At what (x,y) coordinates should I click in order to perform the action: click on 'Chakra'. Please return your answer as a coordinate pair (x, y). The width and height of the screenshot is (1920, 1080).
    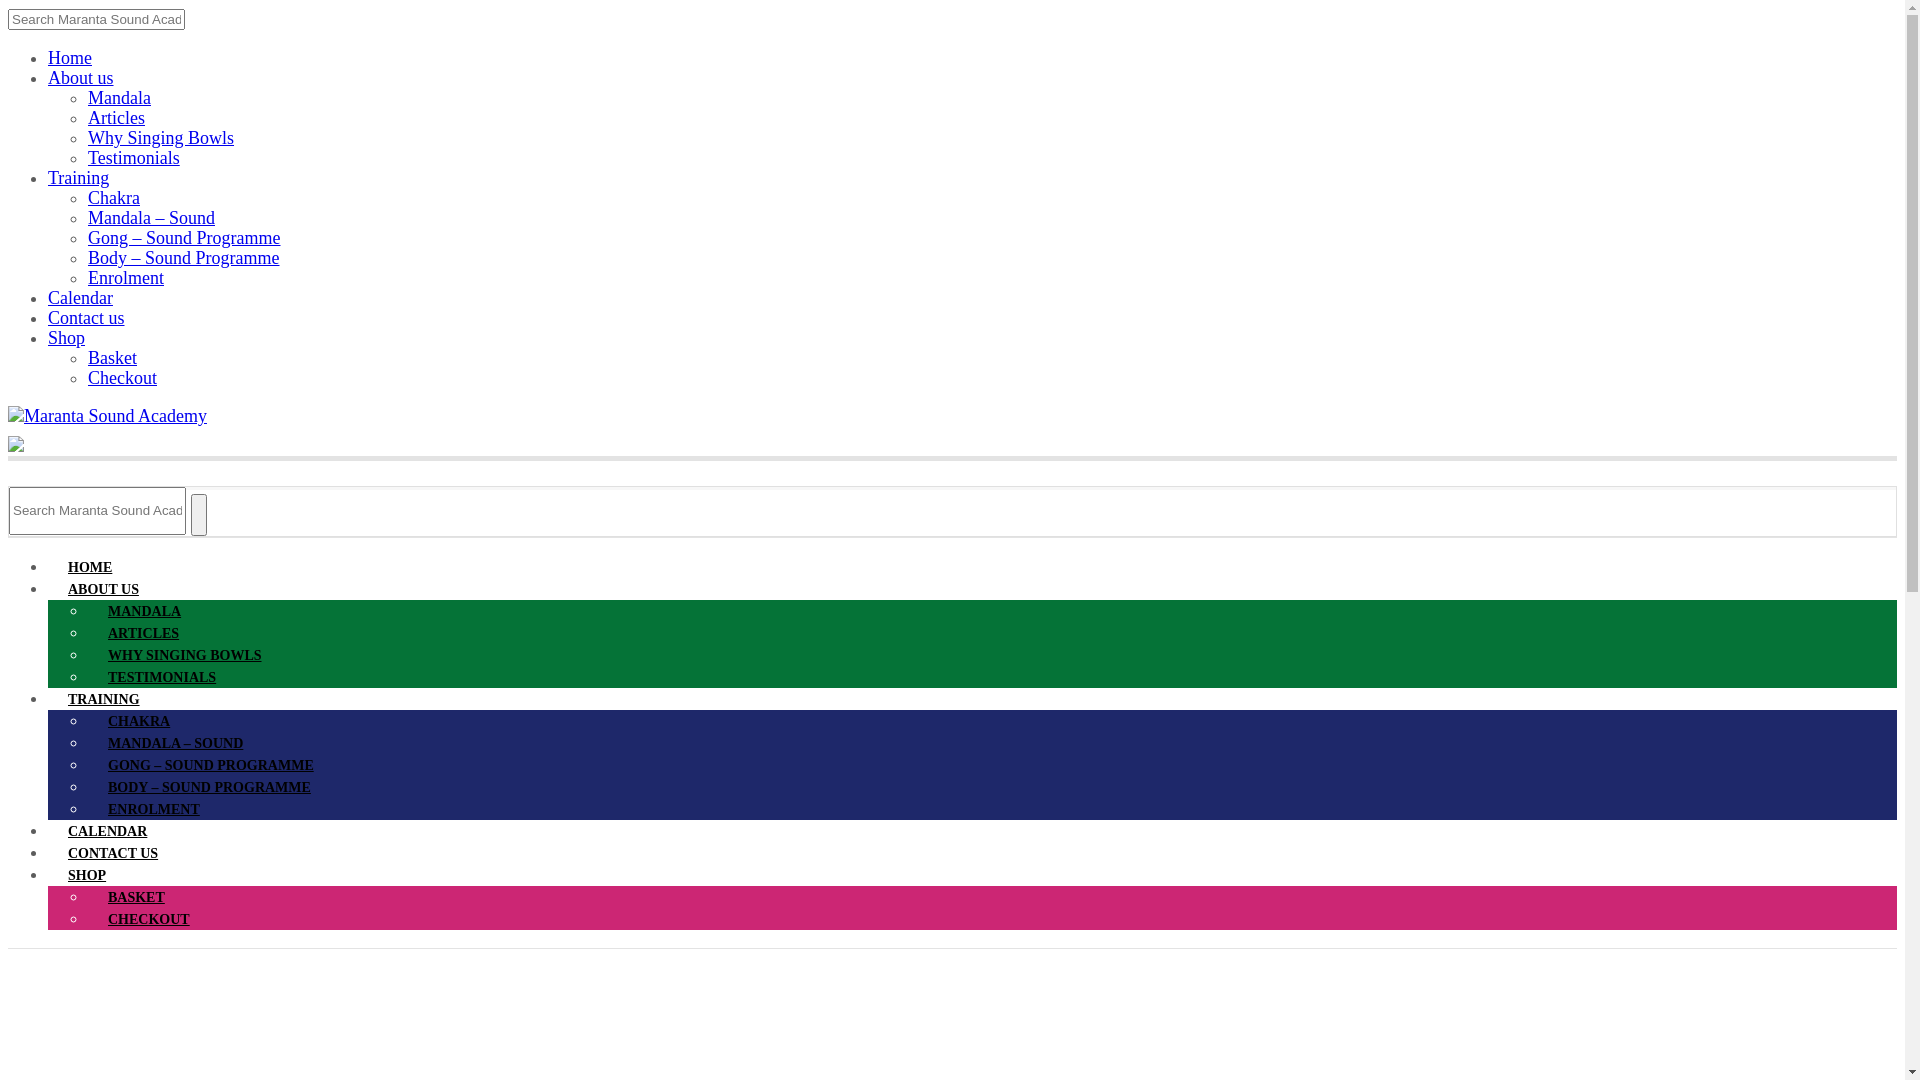
    Looking at the image, I should click on (113, 197).